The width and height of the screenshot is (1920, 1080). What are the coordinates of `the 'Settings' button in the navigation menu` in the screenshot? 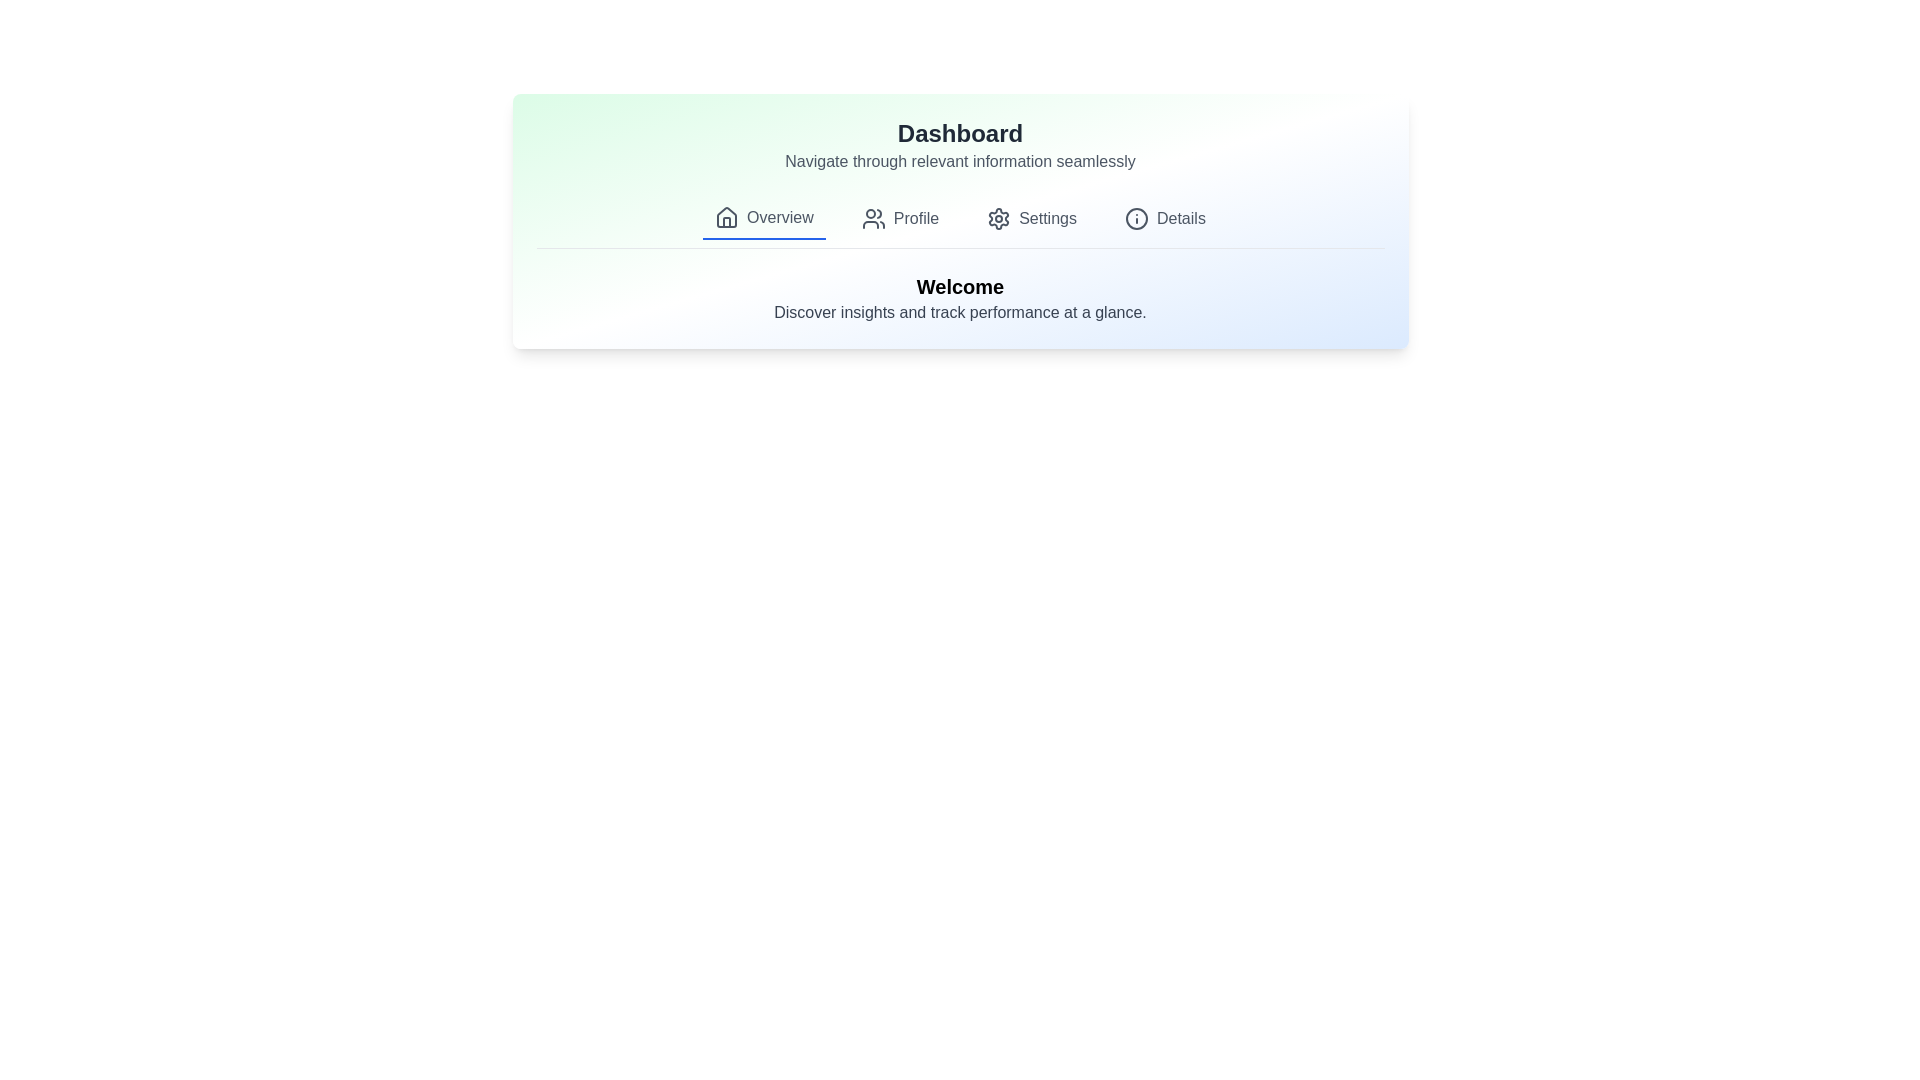 It's located at (1032, 219).